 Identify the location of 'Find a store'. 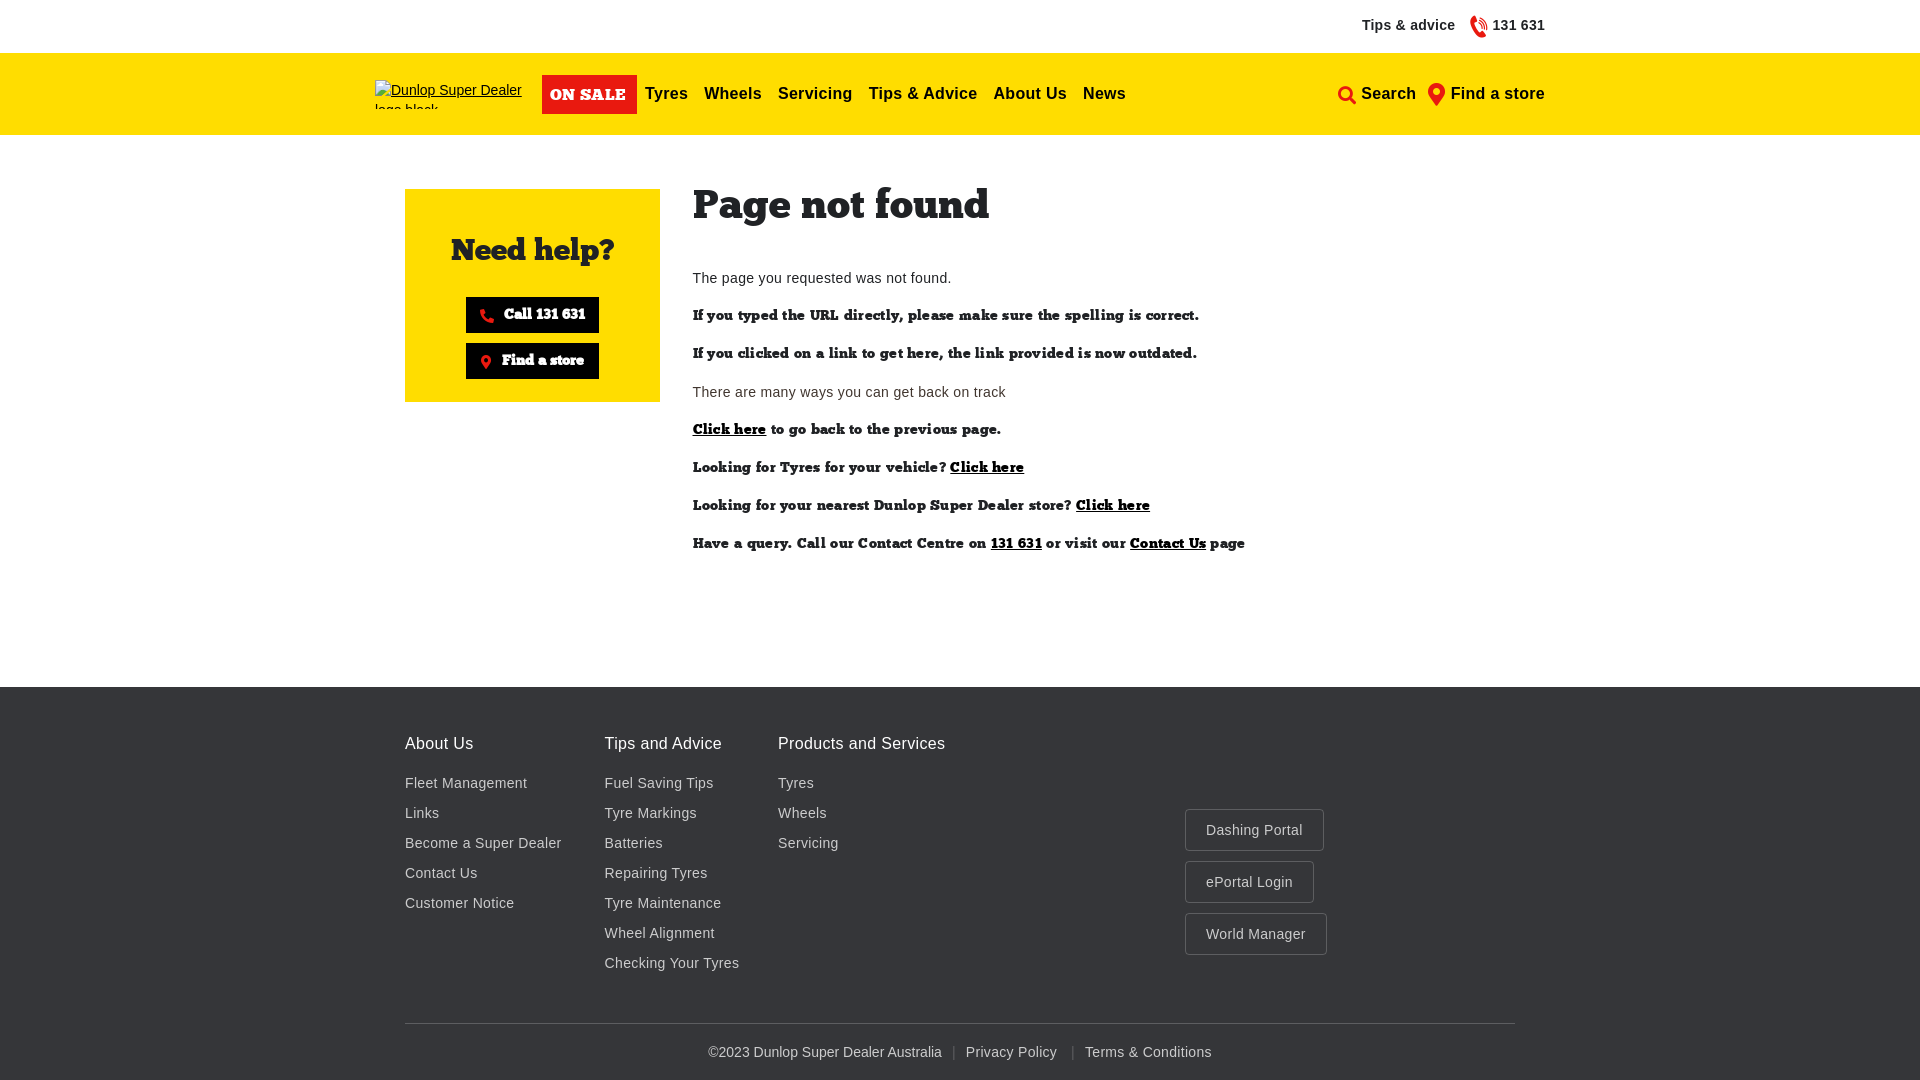
(1486, 93).